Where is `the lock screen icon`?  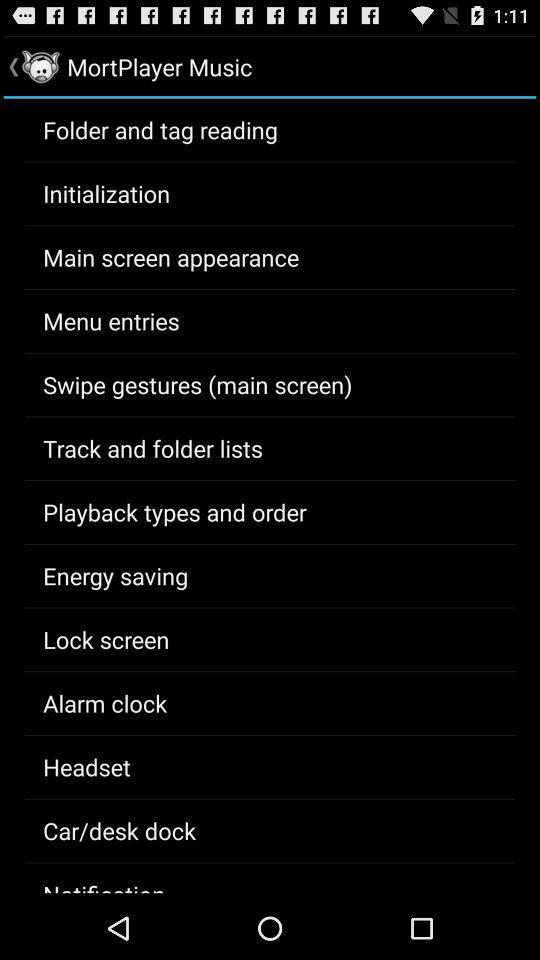 the lock screen icon is located at coordinates (106, 638).